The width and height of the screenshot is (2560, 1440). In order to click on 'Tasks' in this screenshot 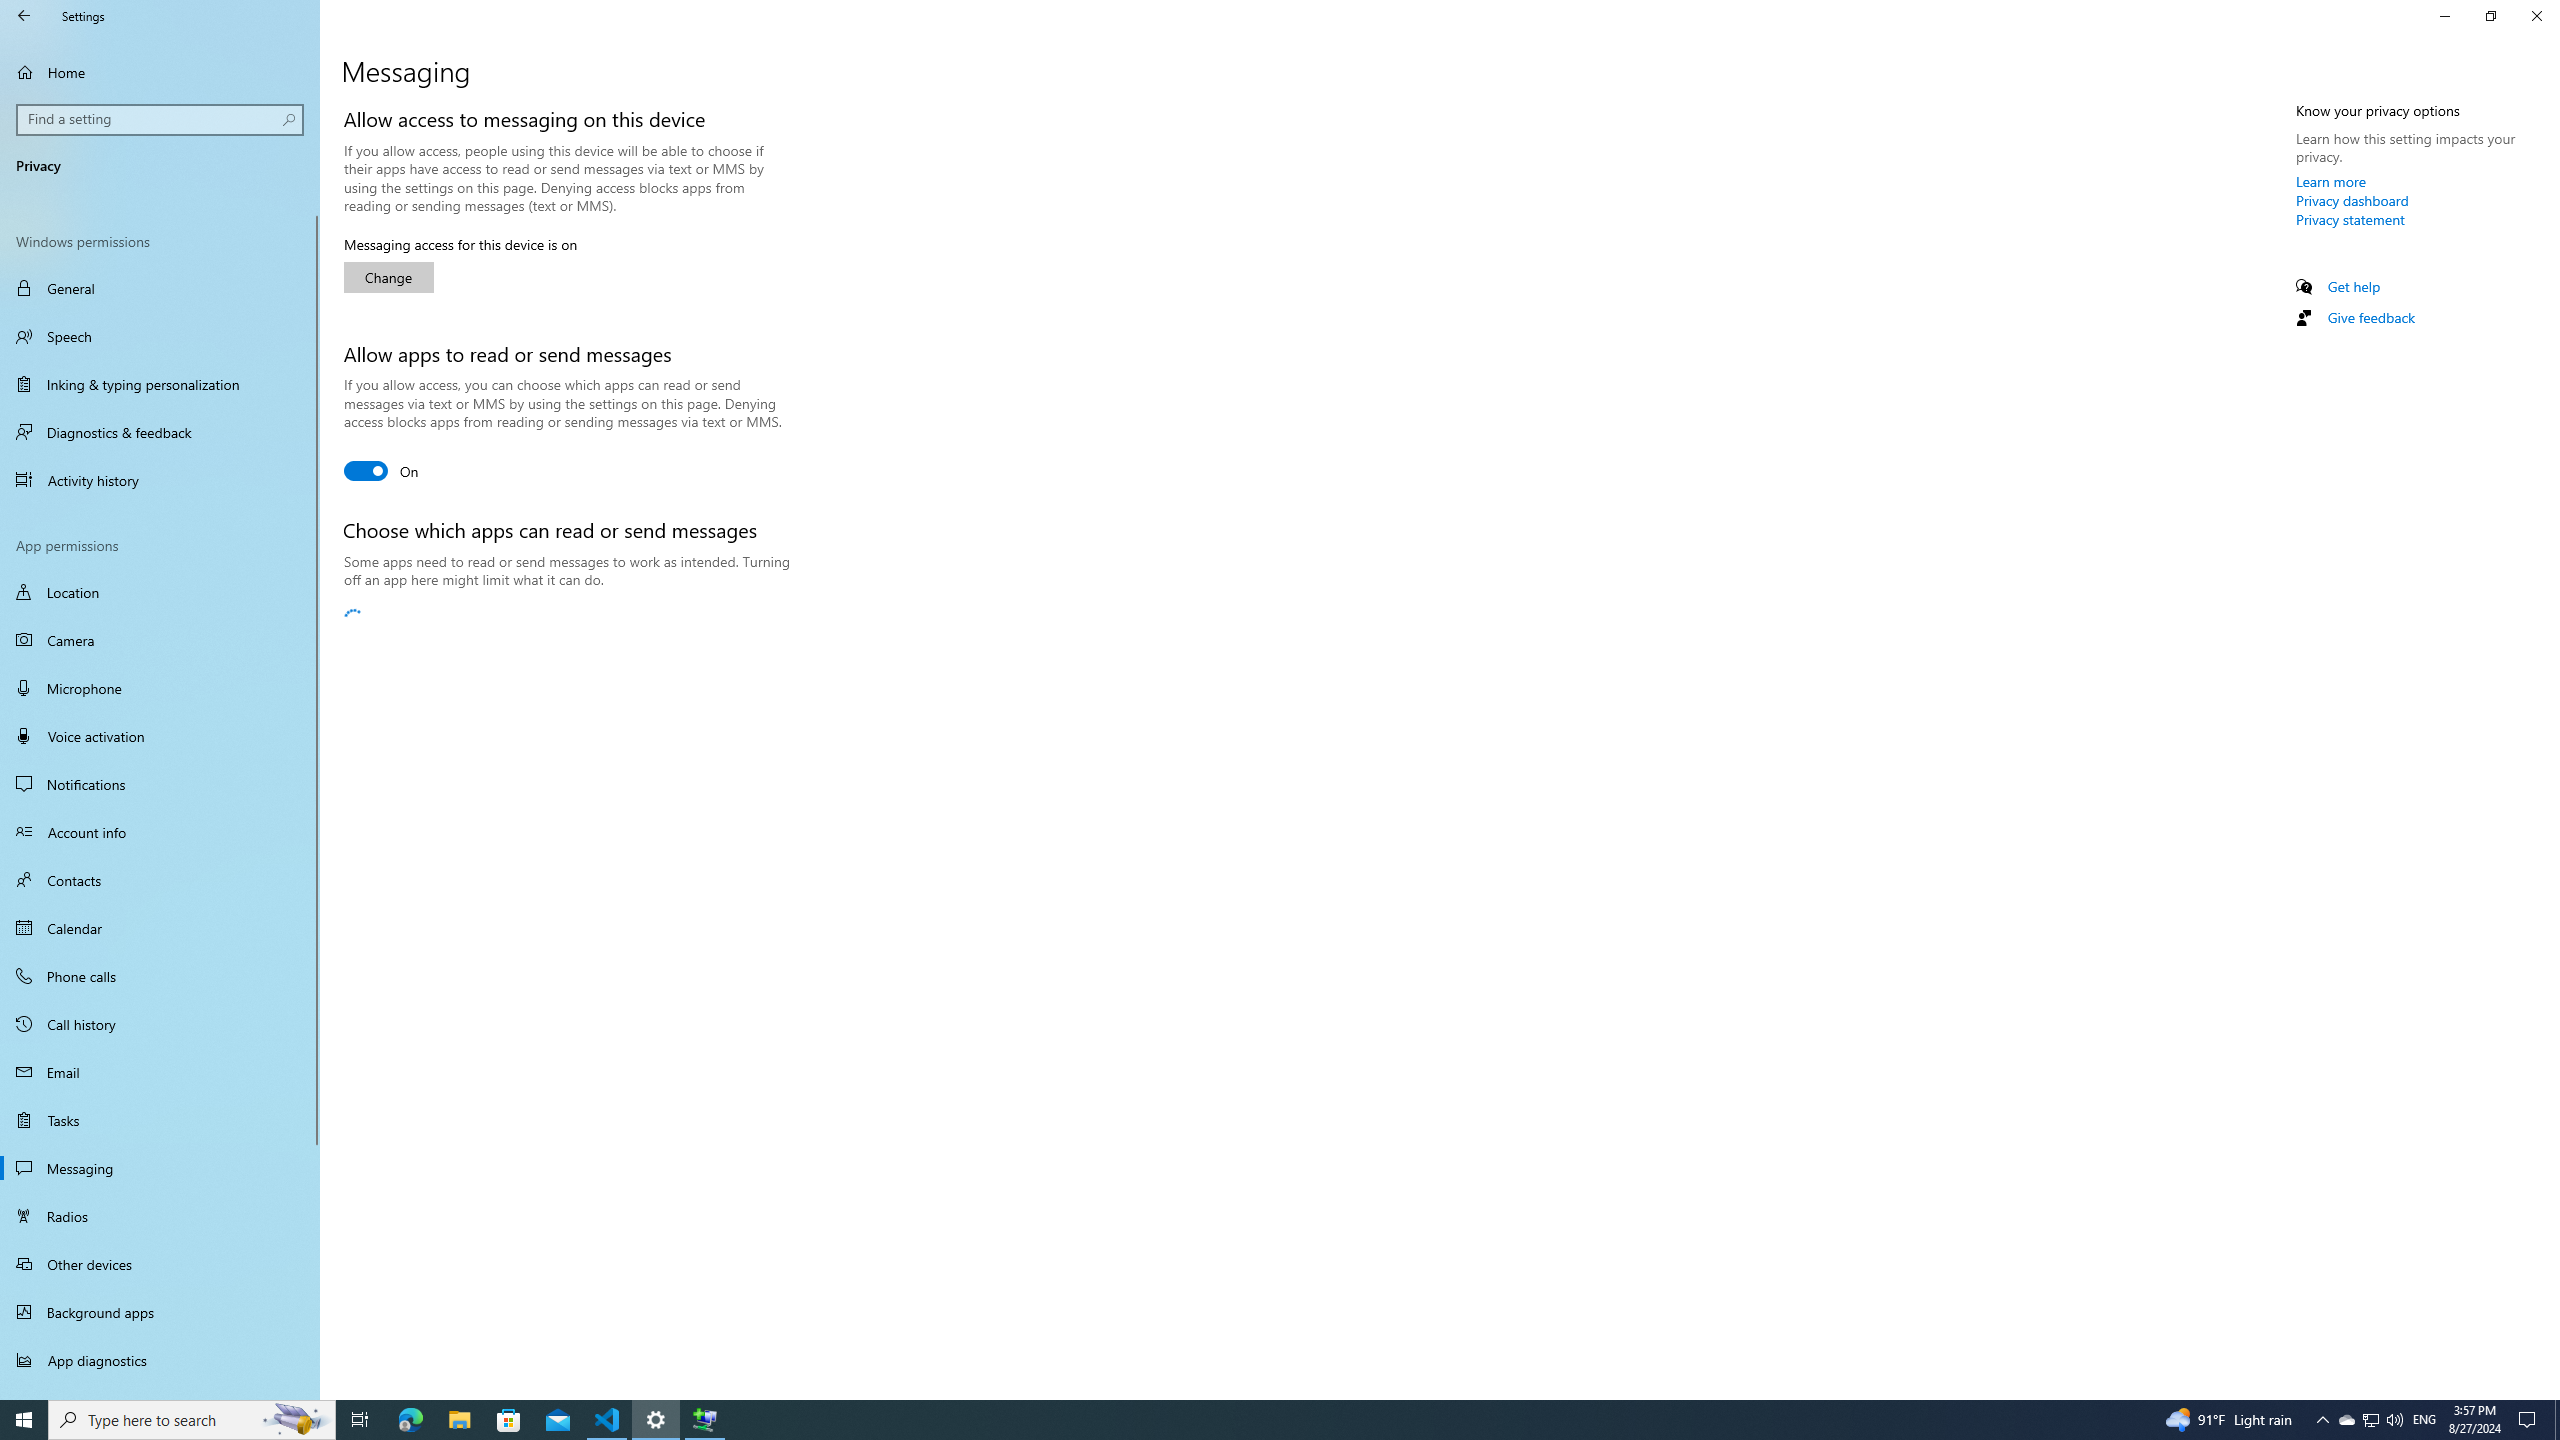, I will do `click(159, 1118)`.